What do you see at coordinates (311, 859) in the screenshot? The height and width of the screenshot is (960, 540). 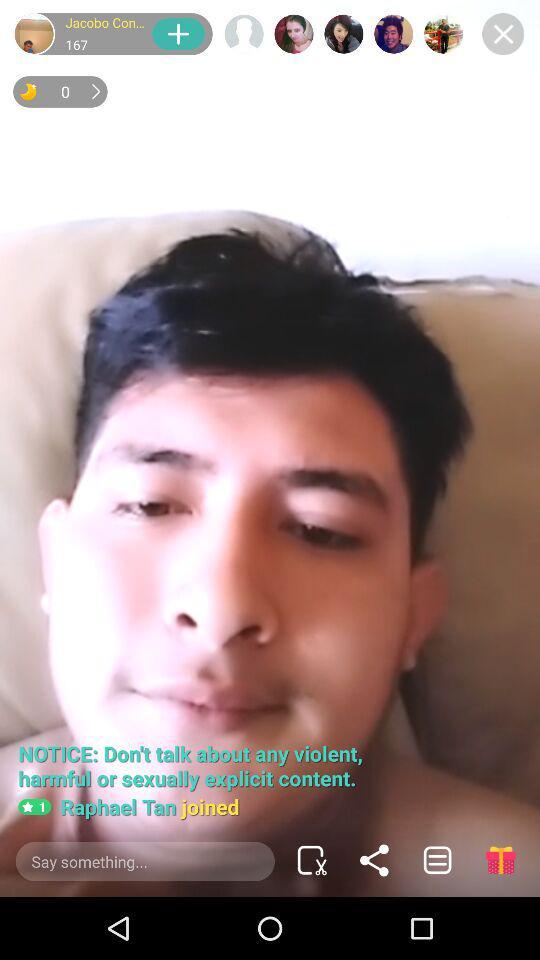 I see `the videocam icon` at bounding box center [311, 859].